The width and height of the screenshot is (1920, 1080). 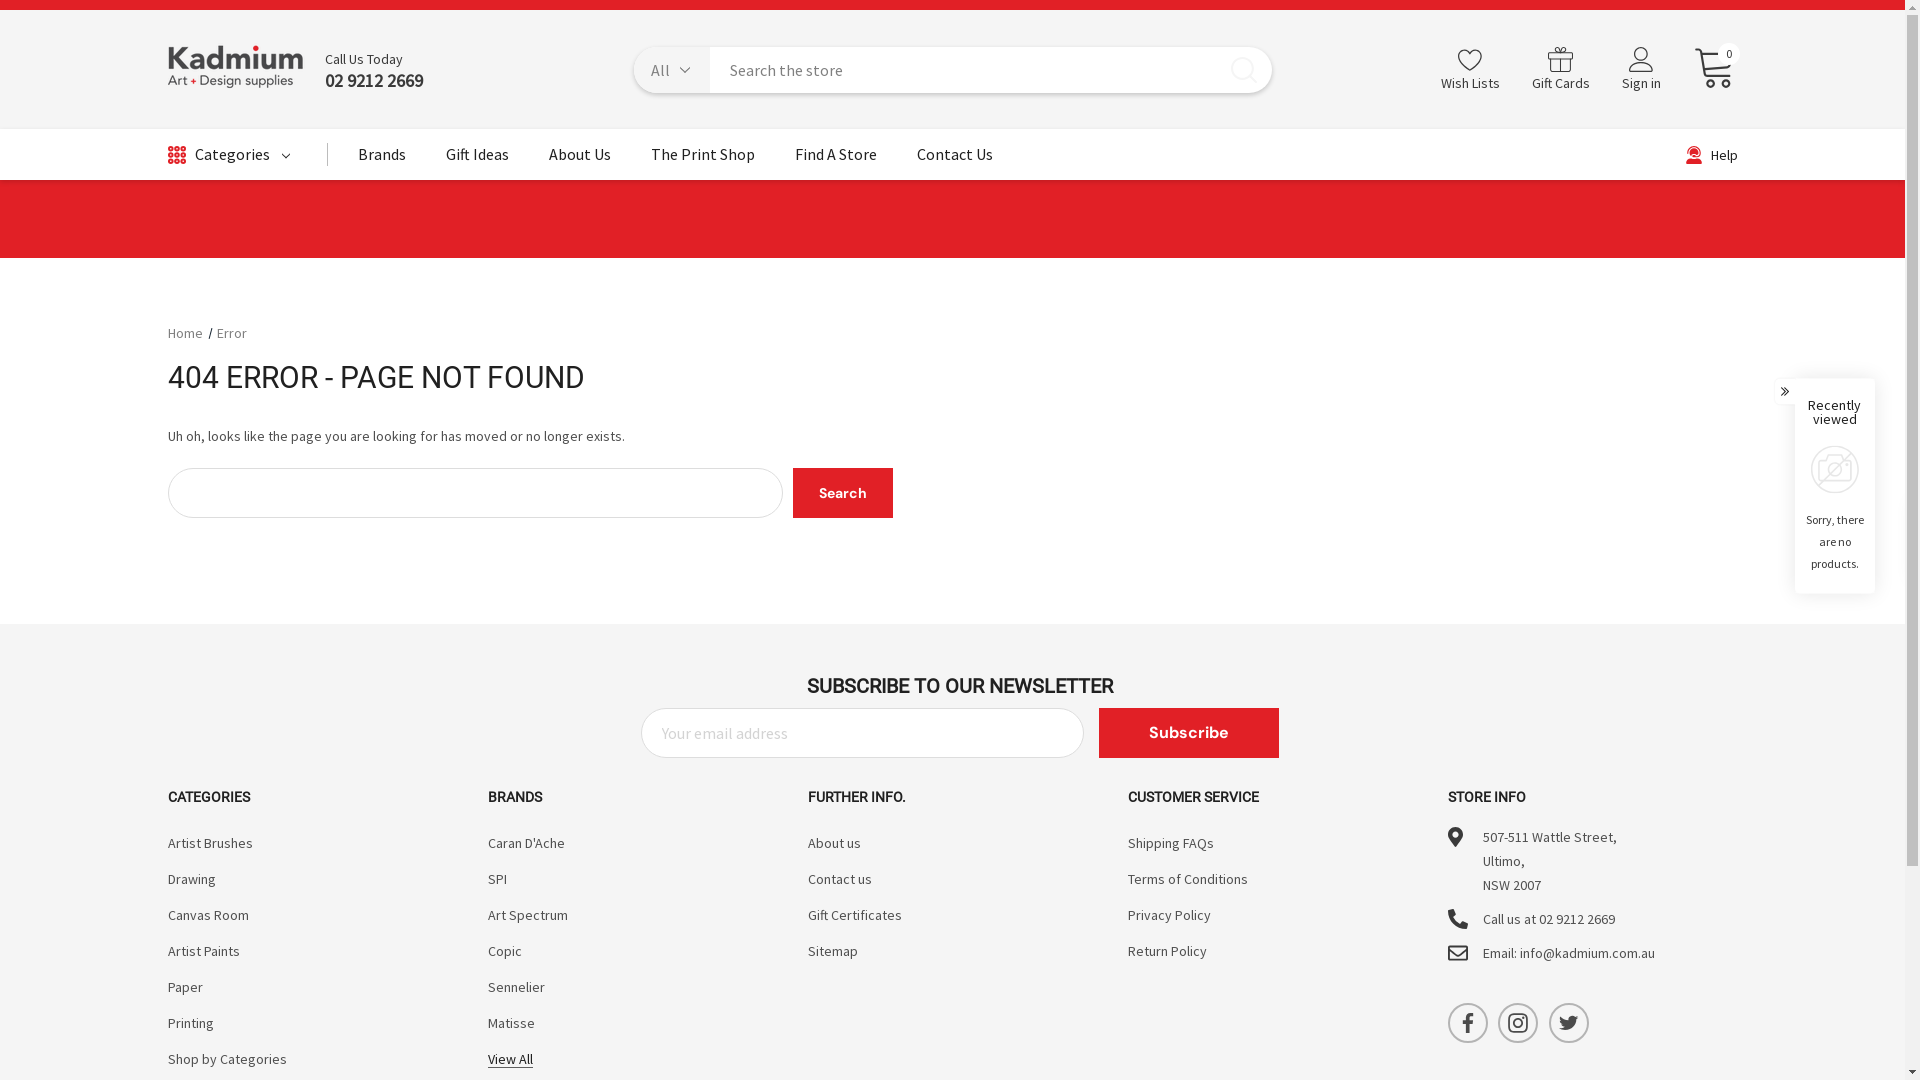 I want to click on 'The Print Shop', so click(x=649, y=158).